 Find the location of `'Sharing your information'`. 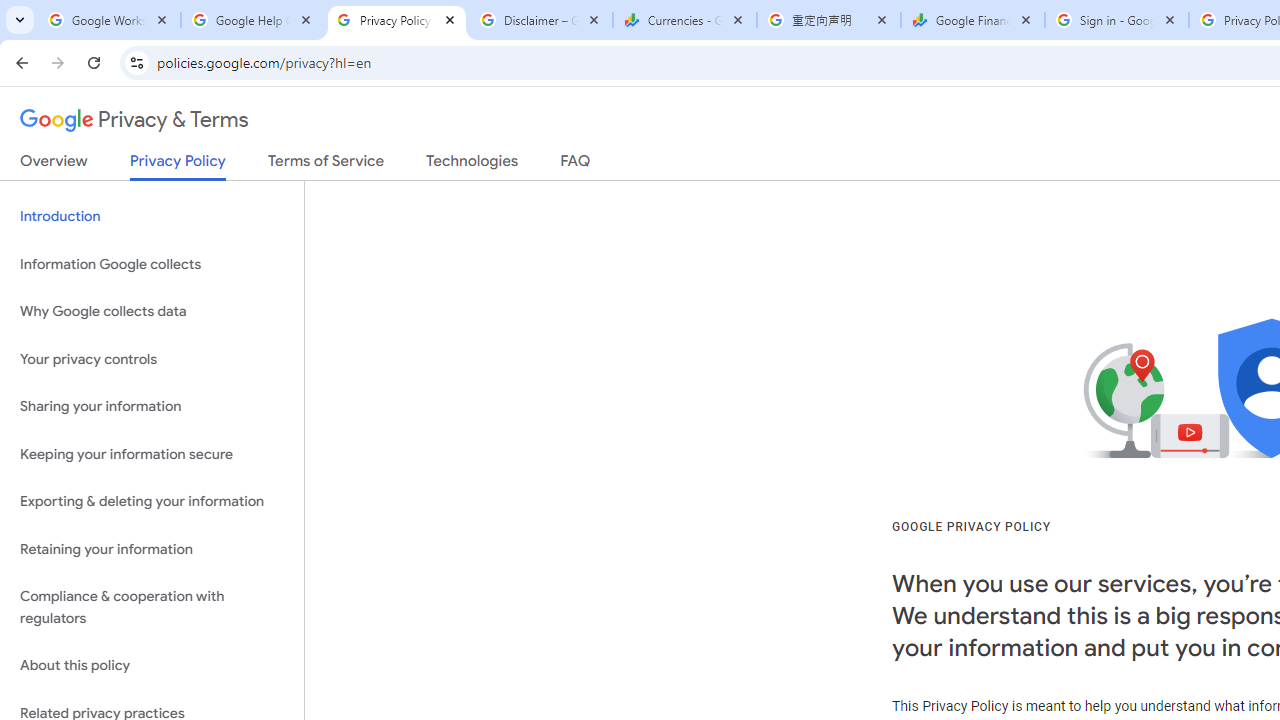

'Sharing your information' is located at coordinates (151, 406).